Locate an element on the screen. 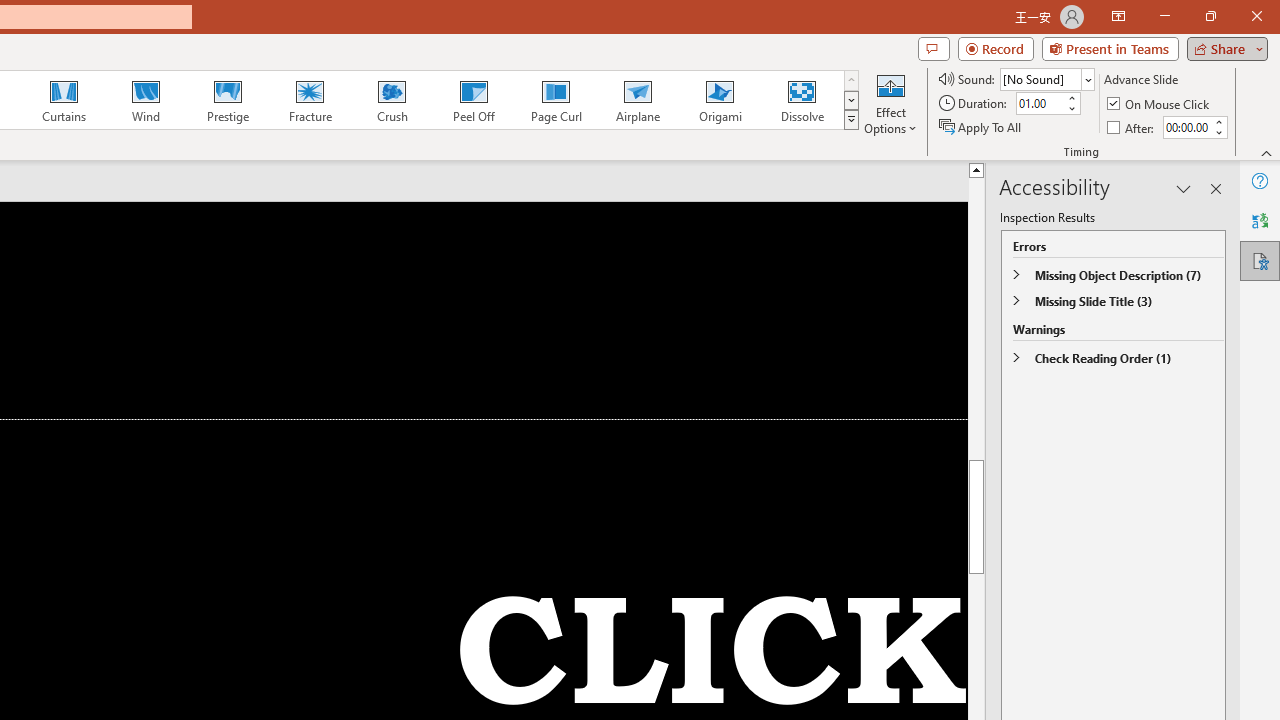 This screenshot has height=720, width=1280. 'More' is located at coordinates (1217, 121).